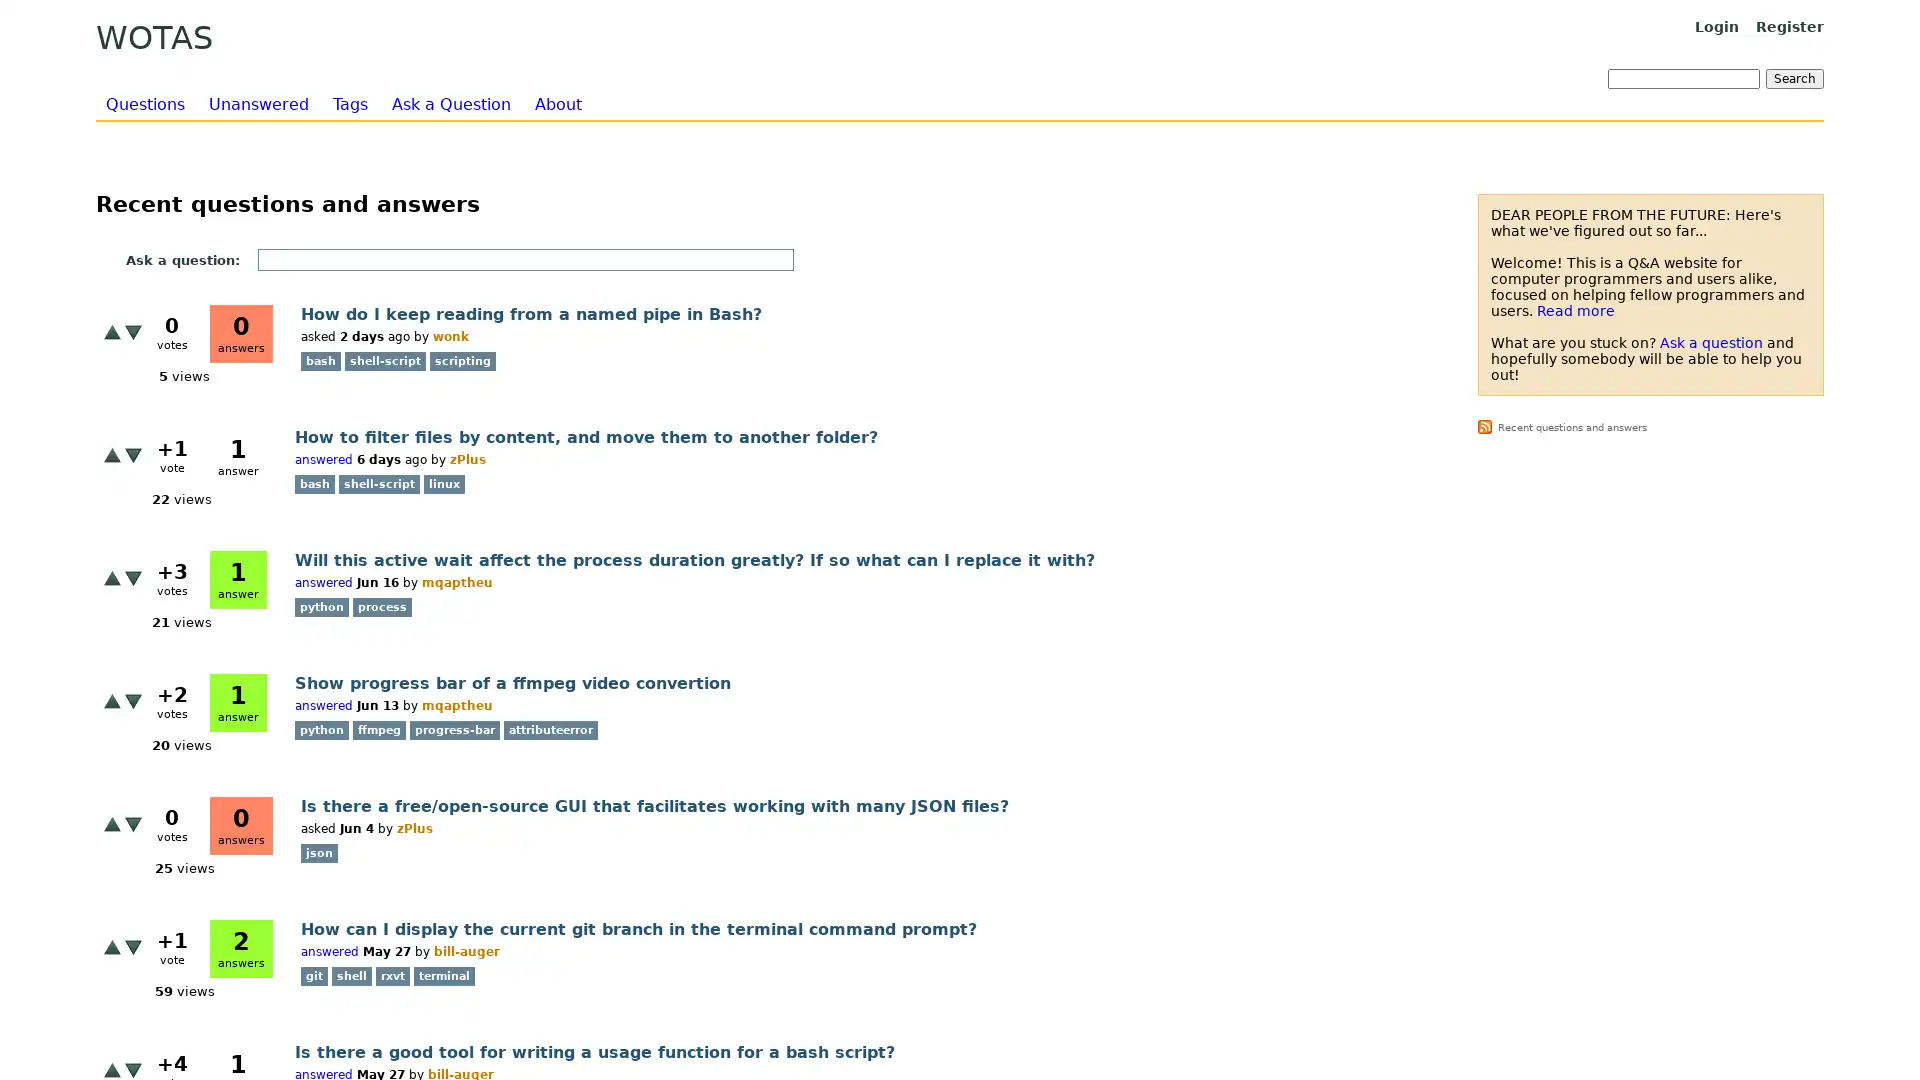 Image resolution: width=1920 pixels, height=1080 pixels. What do you see at coordinates (111, 1069) in the screenshot?
I see `+` at bounding box center [111, 1069].